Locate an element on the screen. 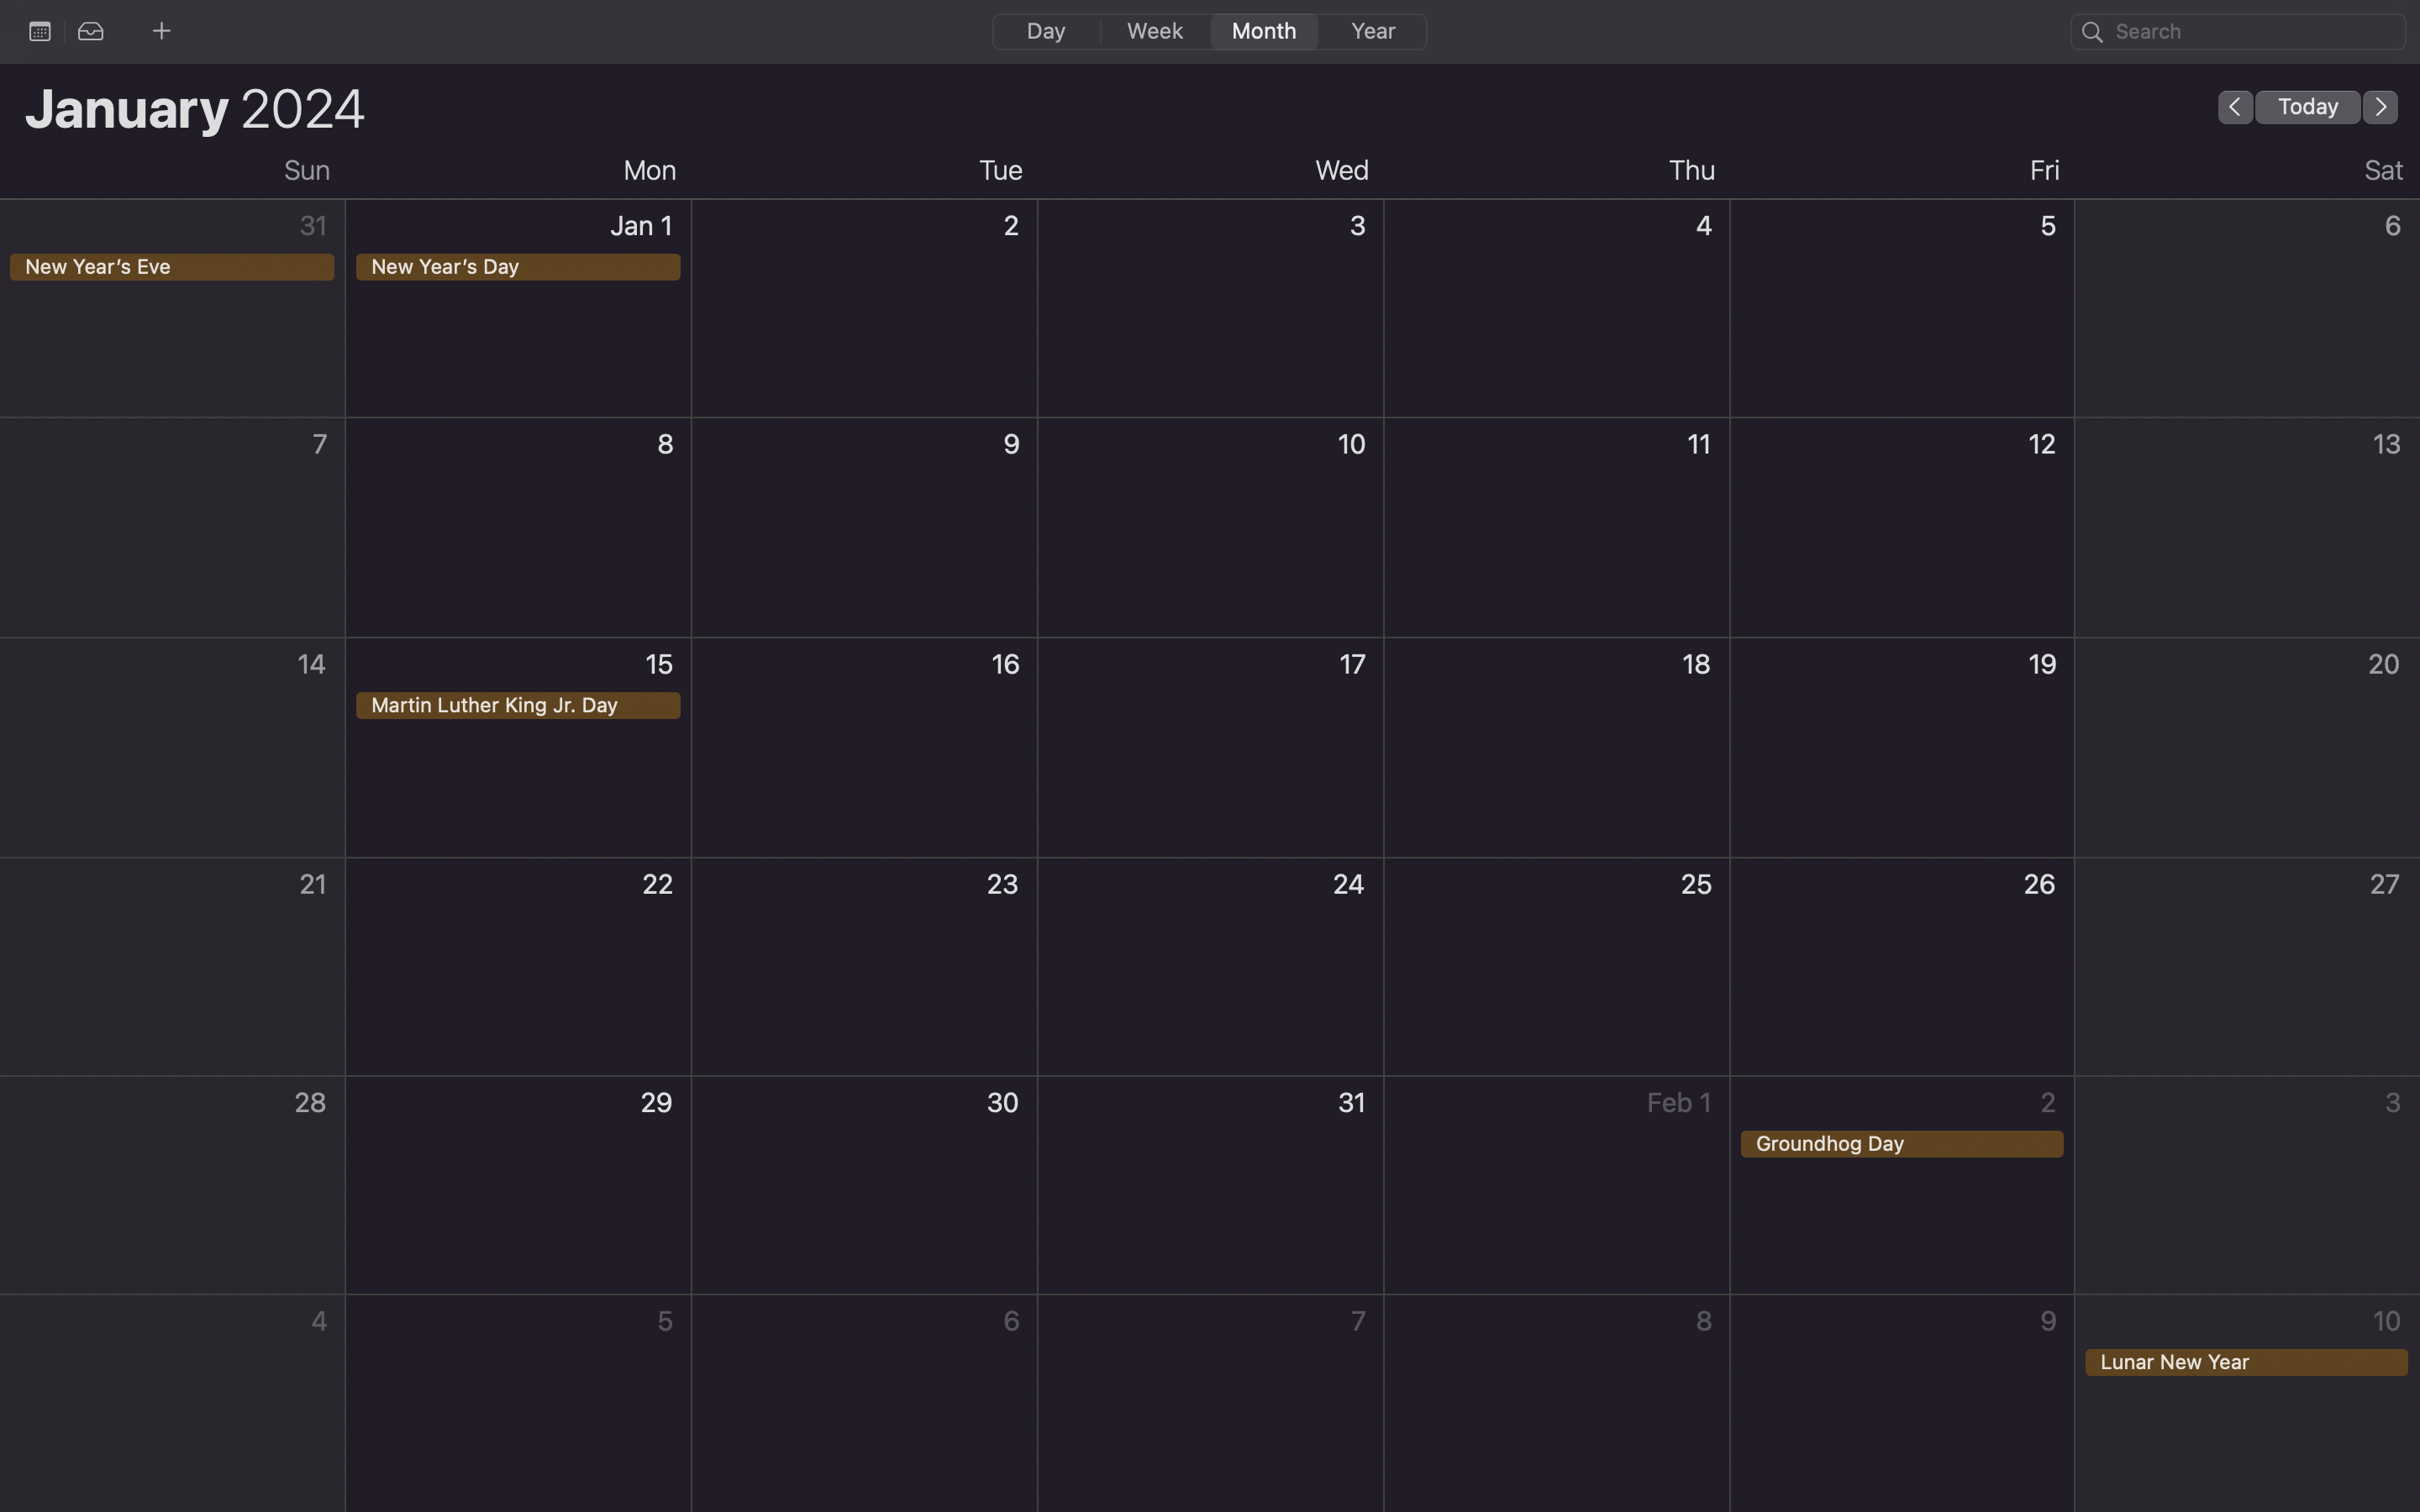 The height and width of the screenshot is (1512, 2420). Reveal daily view of the calendar is located at coordinates (1044, 29).